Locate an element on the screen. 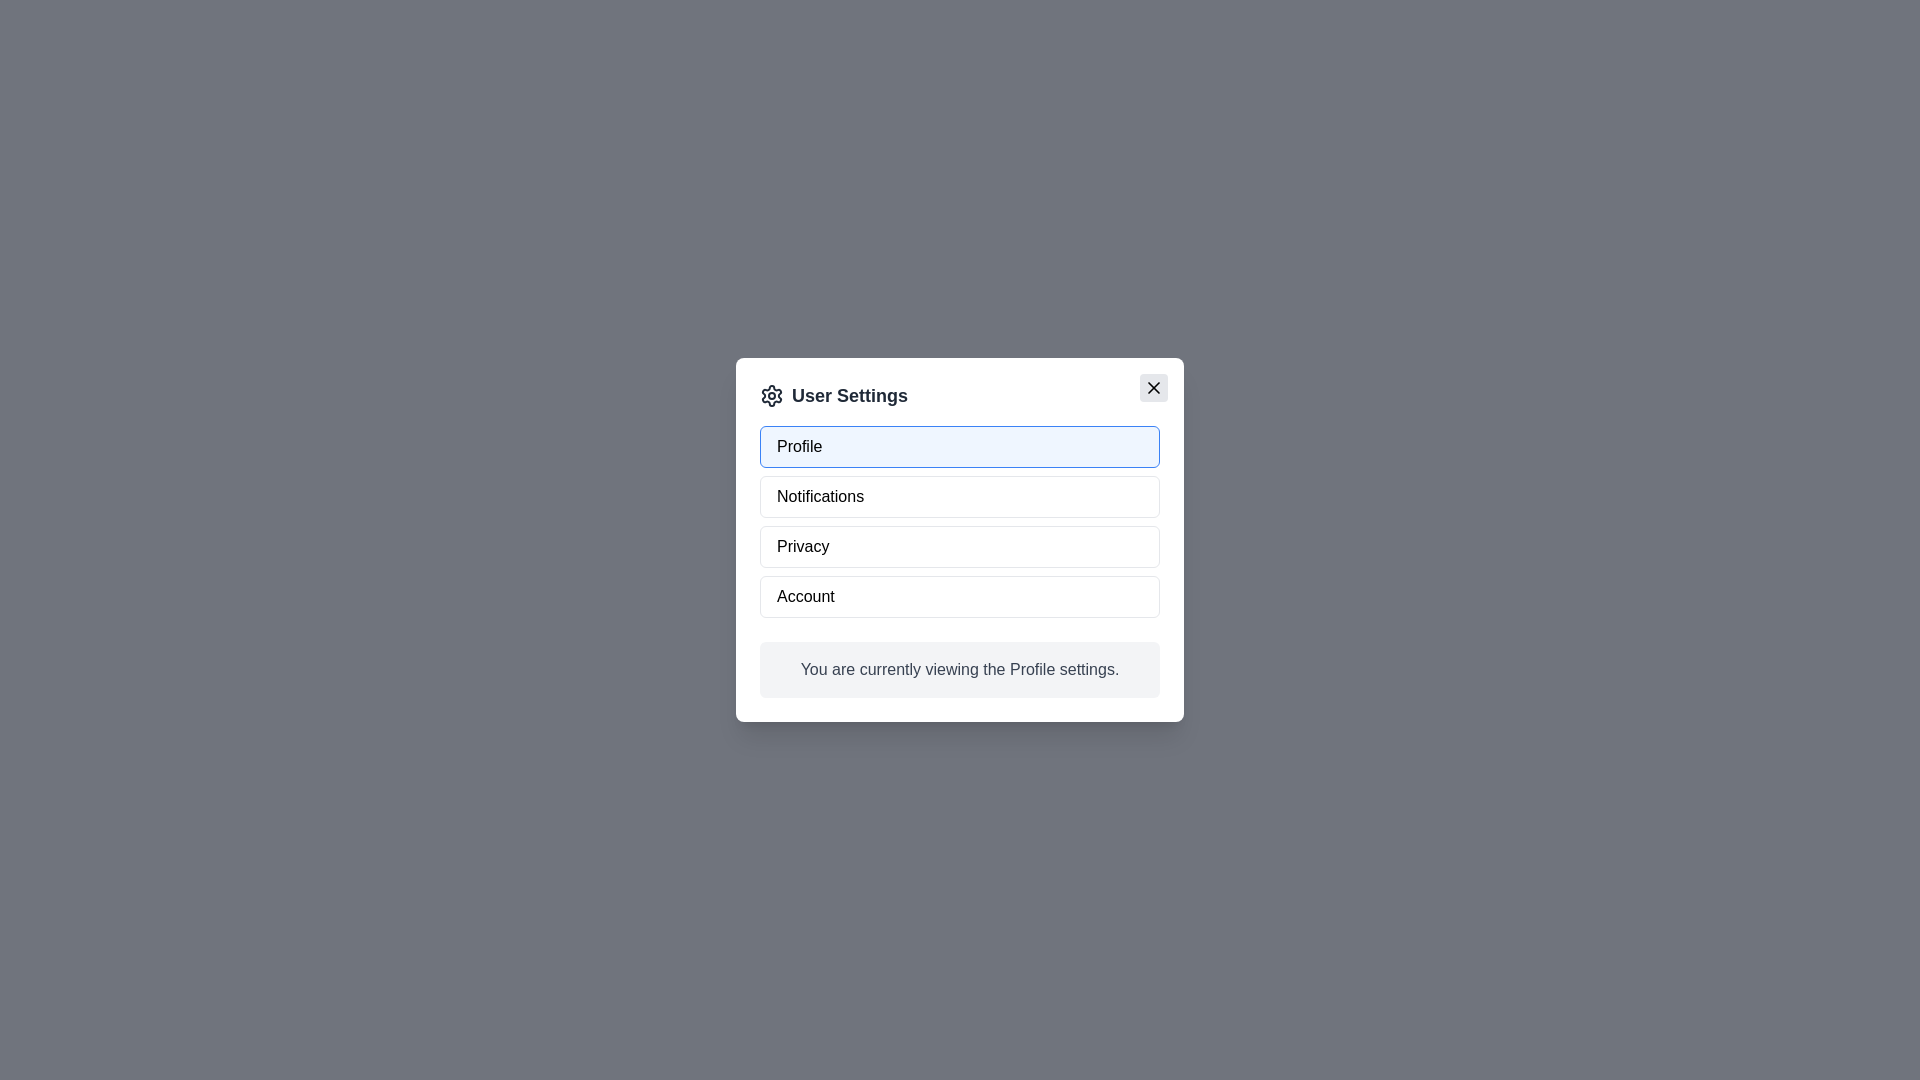 The width and height of the screenshot is (1920, 1080). close button in the top-right corner of the dialog is located at coordinates (1153, 388).